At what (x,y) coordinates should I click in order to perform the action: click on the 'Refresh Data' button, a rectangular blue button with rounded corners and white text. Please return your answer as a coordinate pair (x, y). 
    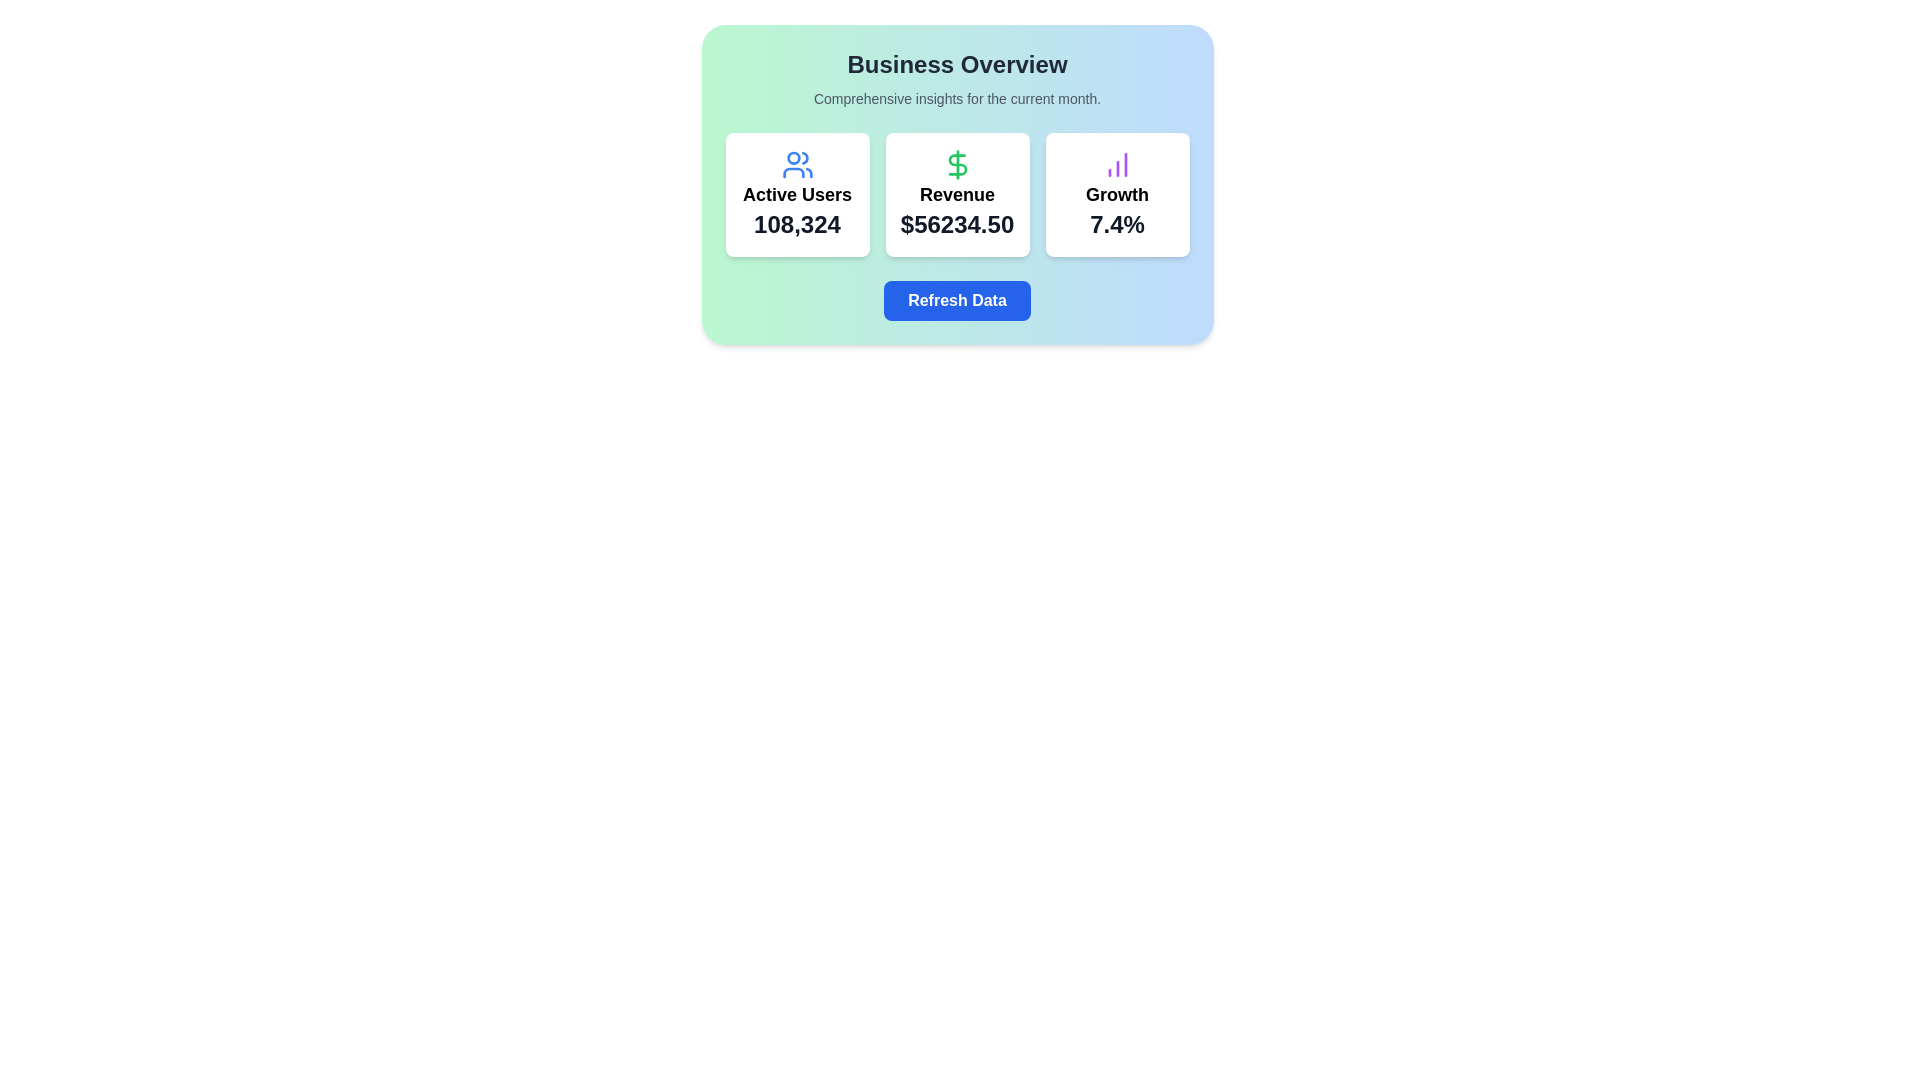
    Looking at the image, I should click on (956, 300).